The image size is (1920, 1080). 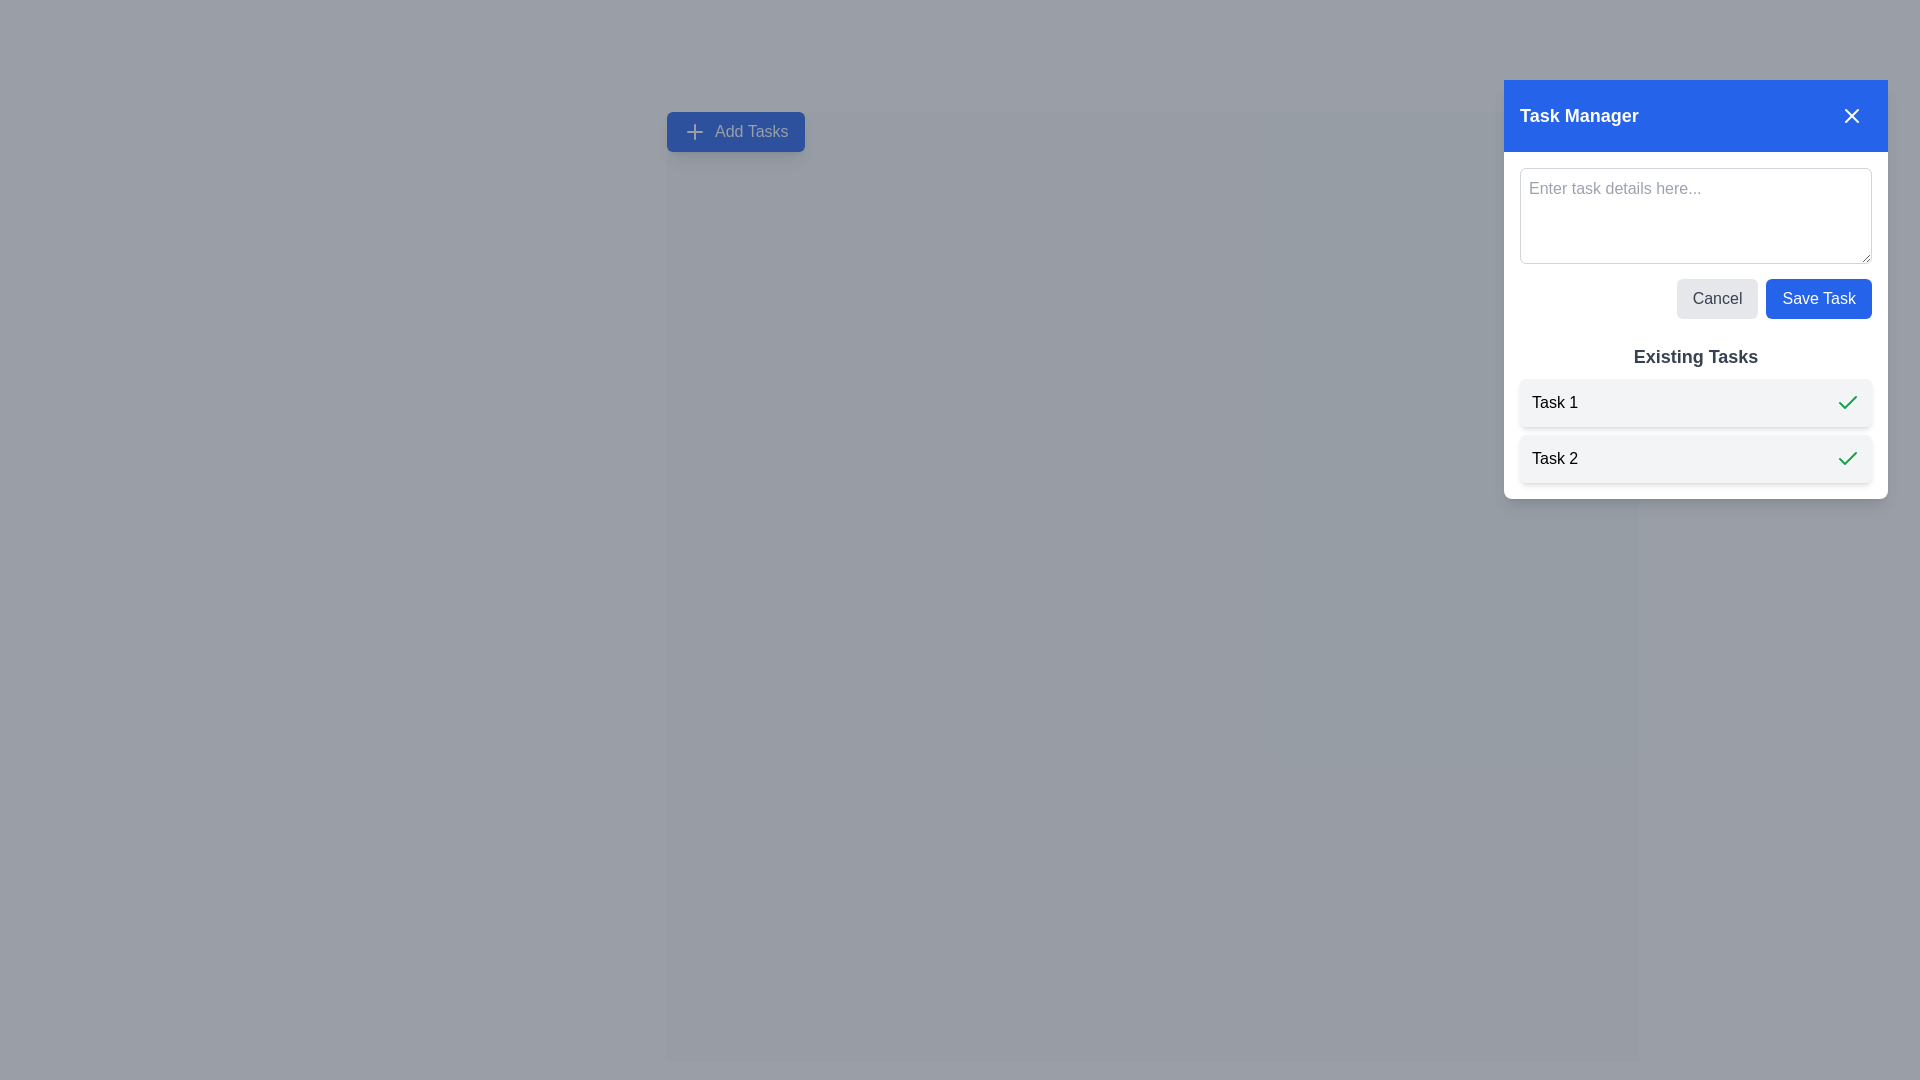 What do you see at coordinates (1819, 299) in the screenshot?
I see `the 'Save' button located on the right side of the 'Task Manager' modal dialog` at bounding box center [1819, 299].